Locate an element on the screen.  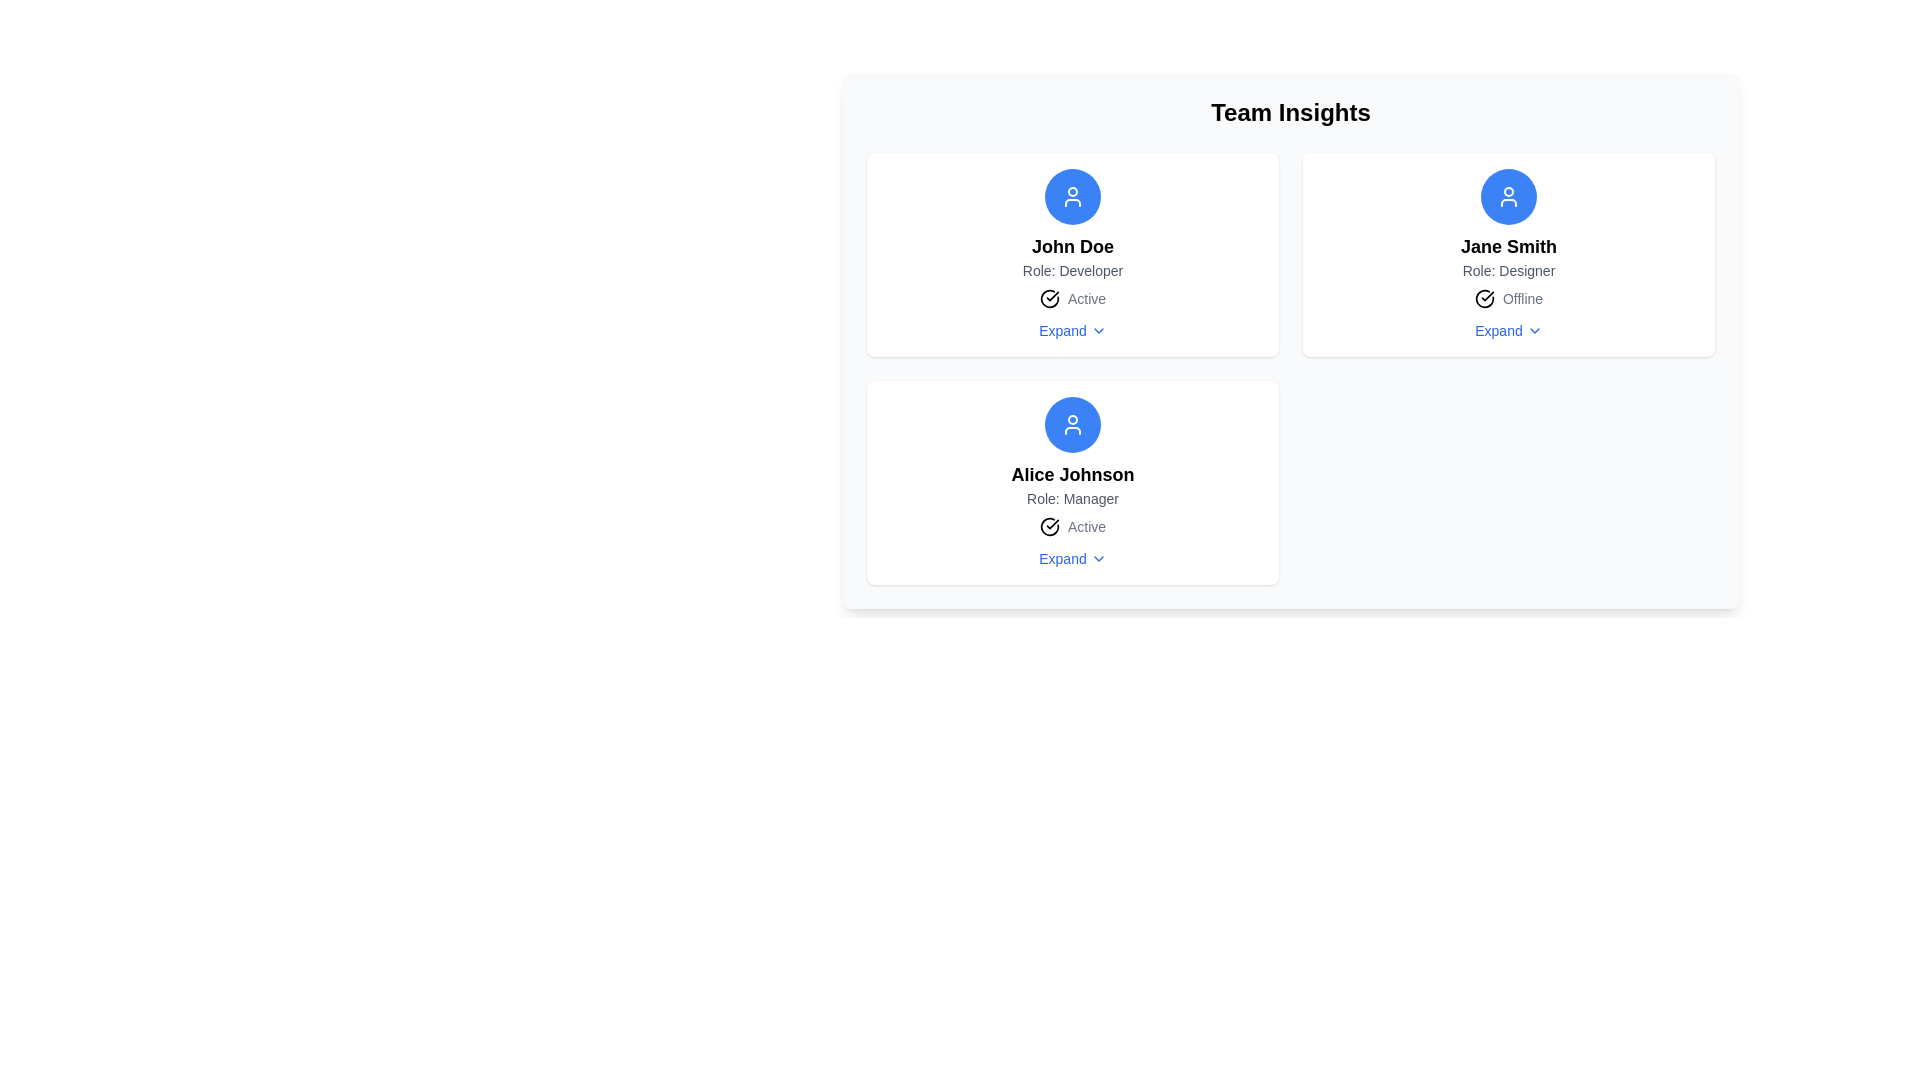
the text label representing a person's name in the top-left card of the team insights interface for additional details is located at coordinates (1071, 245).